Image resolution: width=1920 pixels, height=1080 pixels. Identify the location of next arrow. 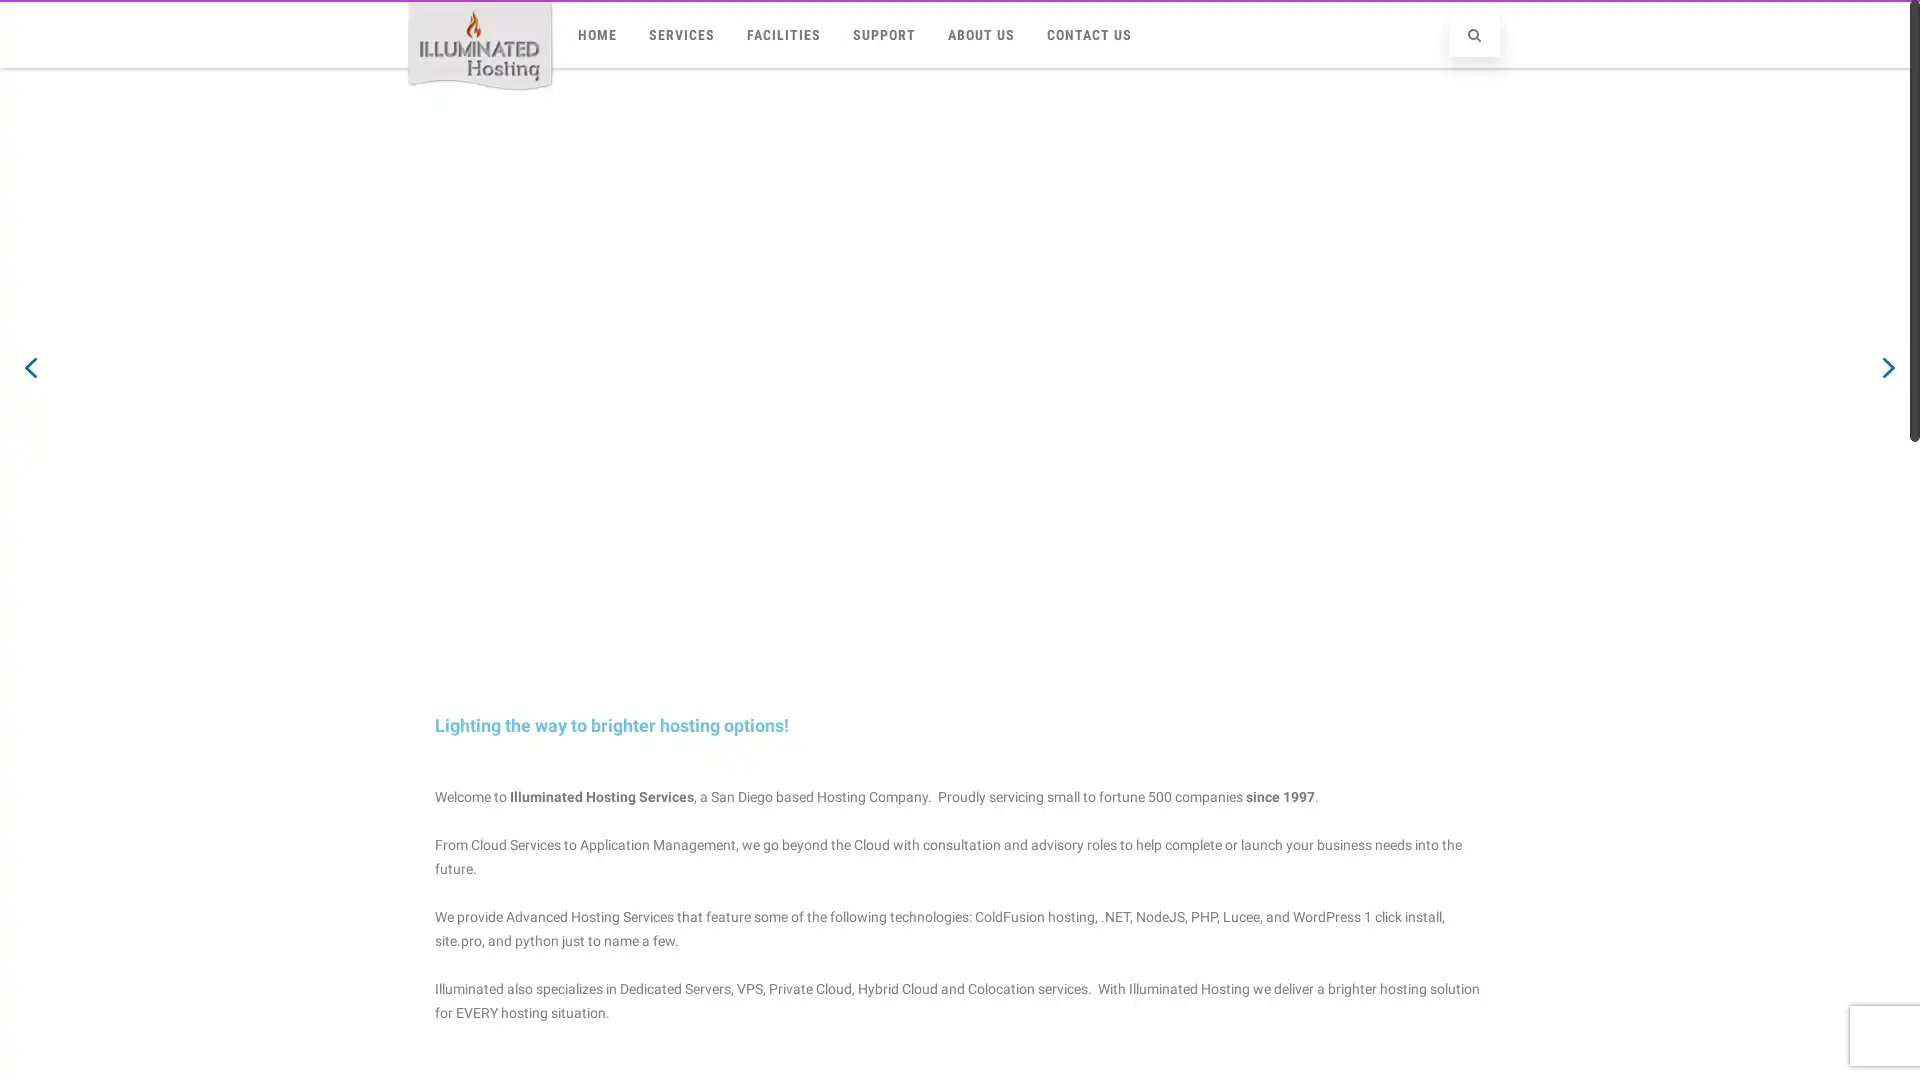
(1888, 367).